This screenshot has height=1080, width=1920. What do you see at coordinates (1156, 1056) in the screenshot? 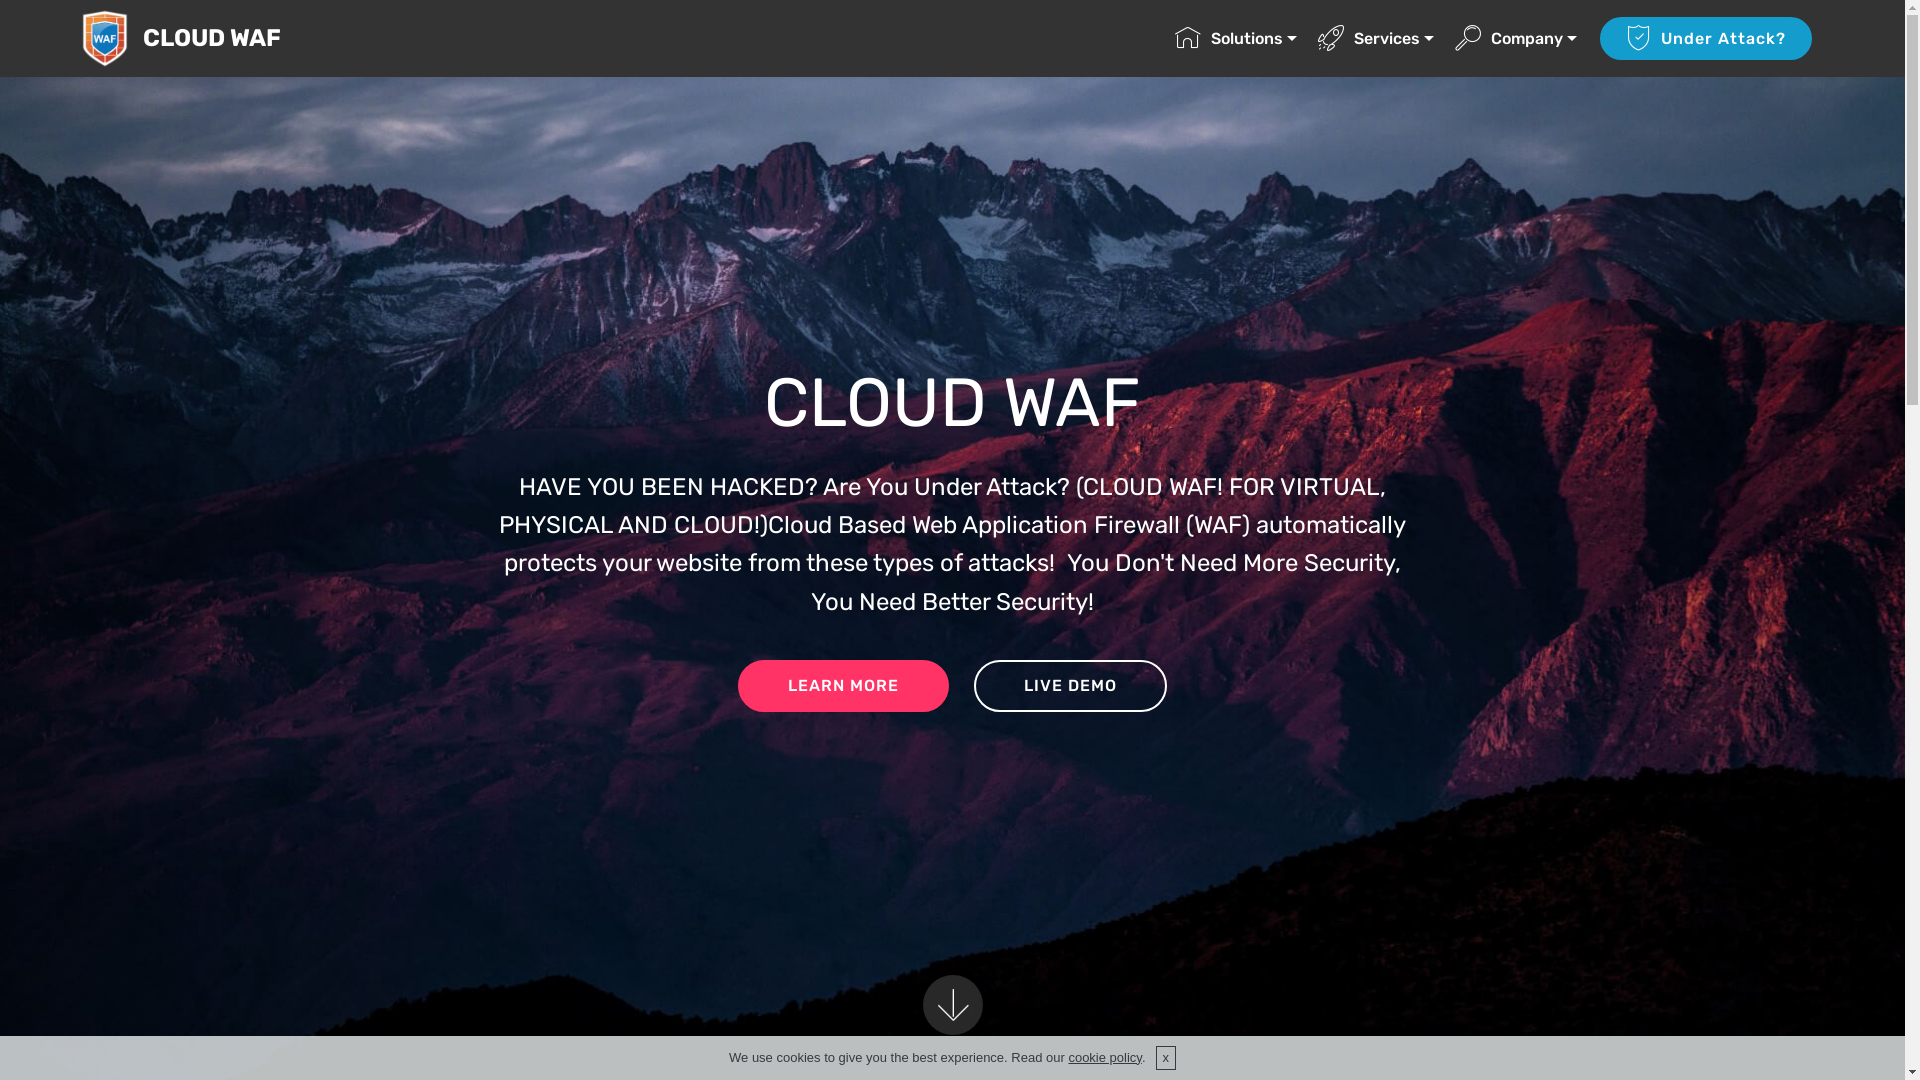
I see `'x'` at bounding box center [1156, 1056].